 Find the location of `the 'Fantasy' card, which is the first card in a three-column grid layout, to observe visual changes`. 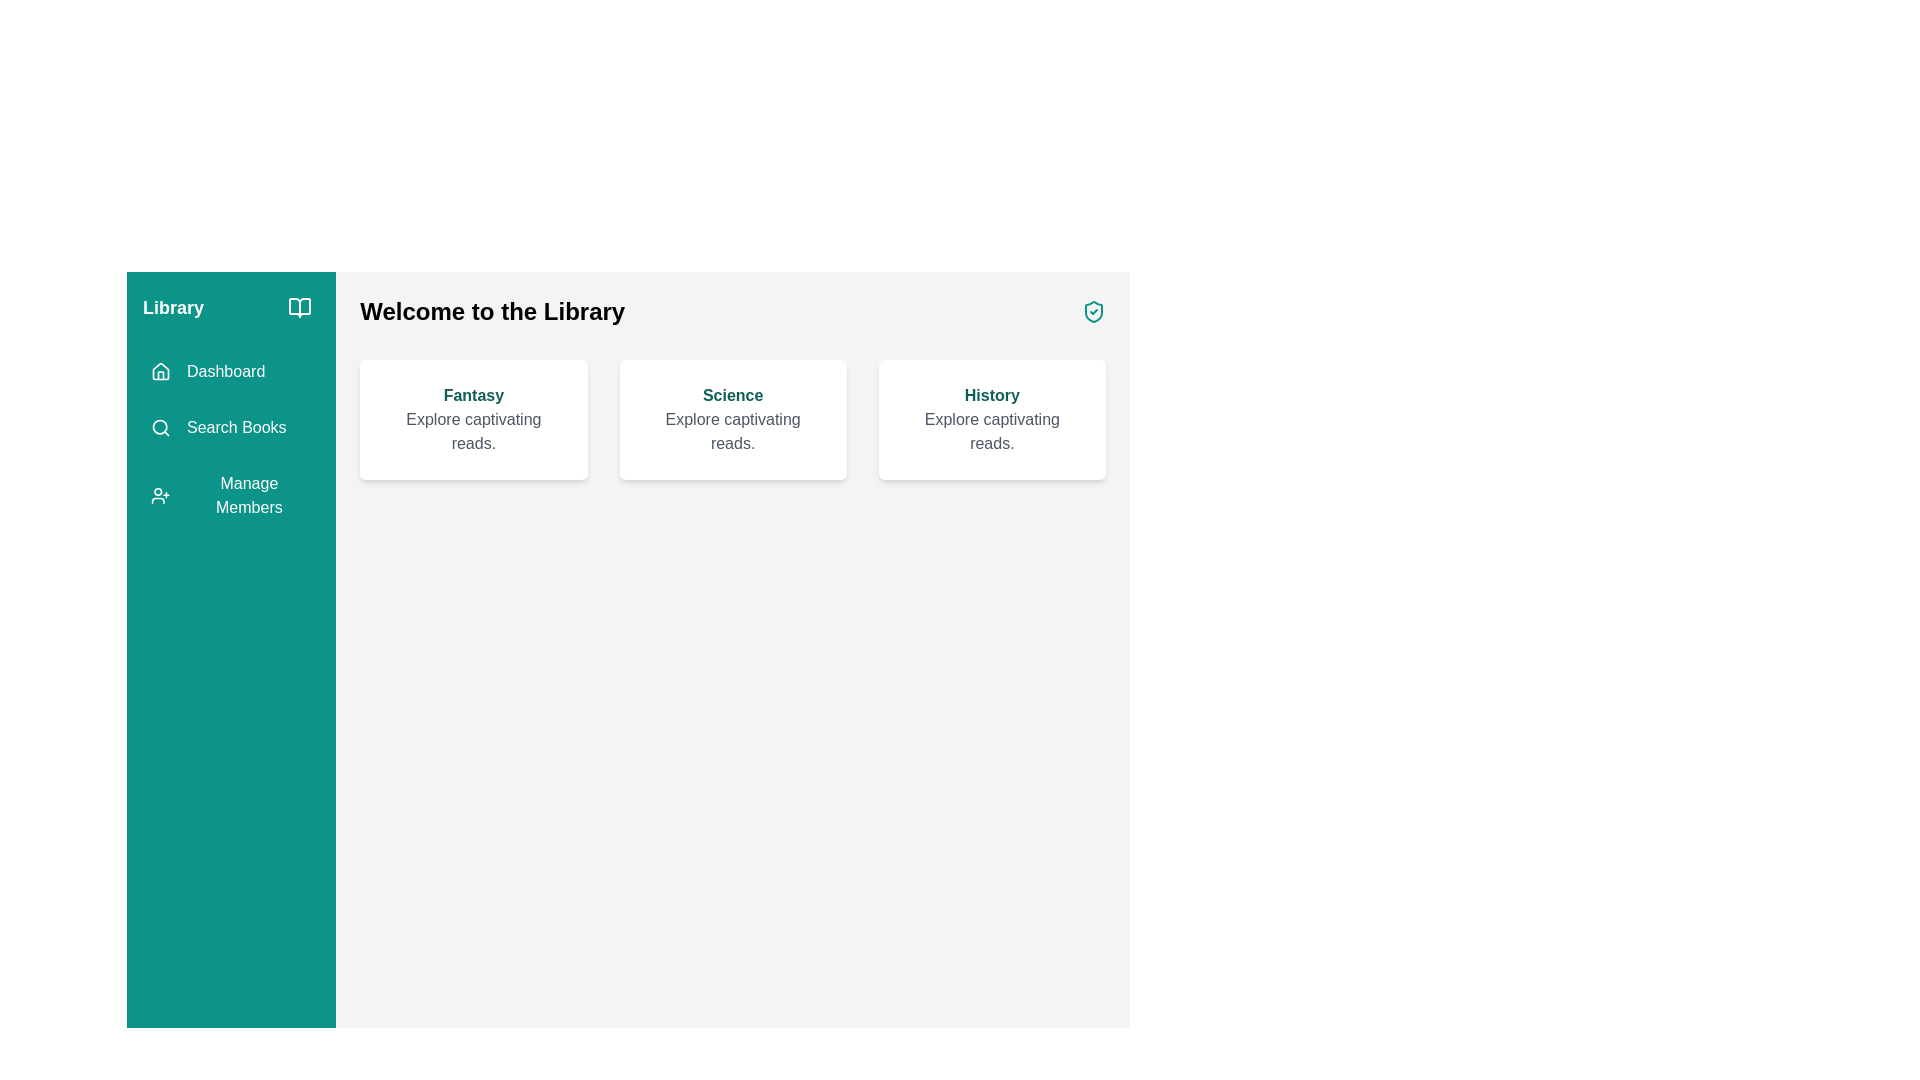

the 'Fantasy' card, which is the first card in a three-column grid layout, to observe visual changes is located at coordinates (472, 419).